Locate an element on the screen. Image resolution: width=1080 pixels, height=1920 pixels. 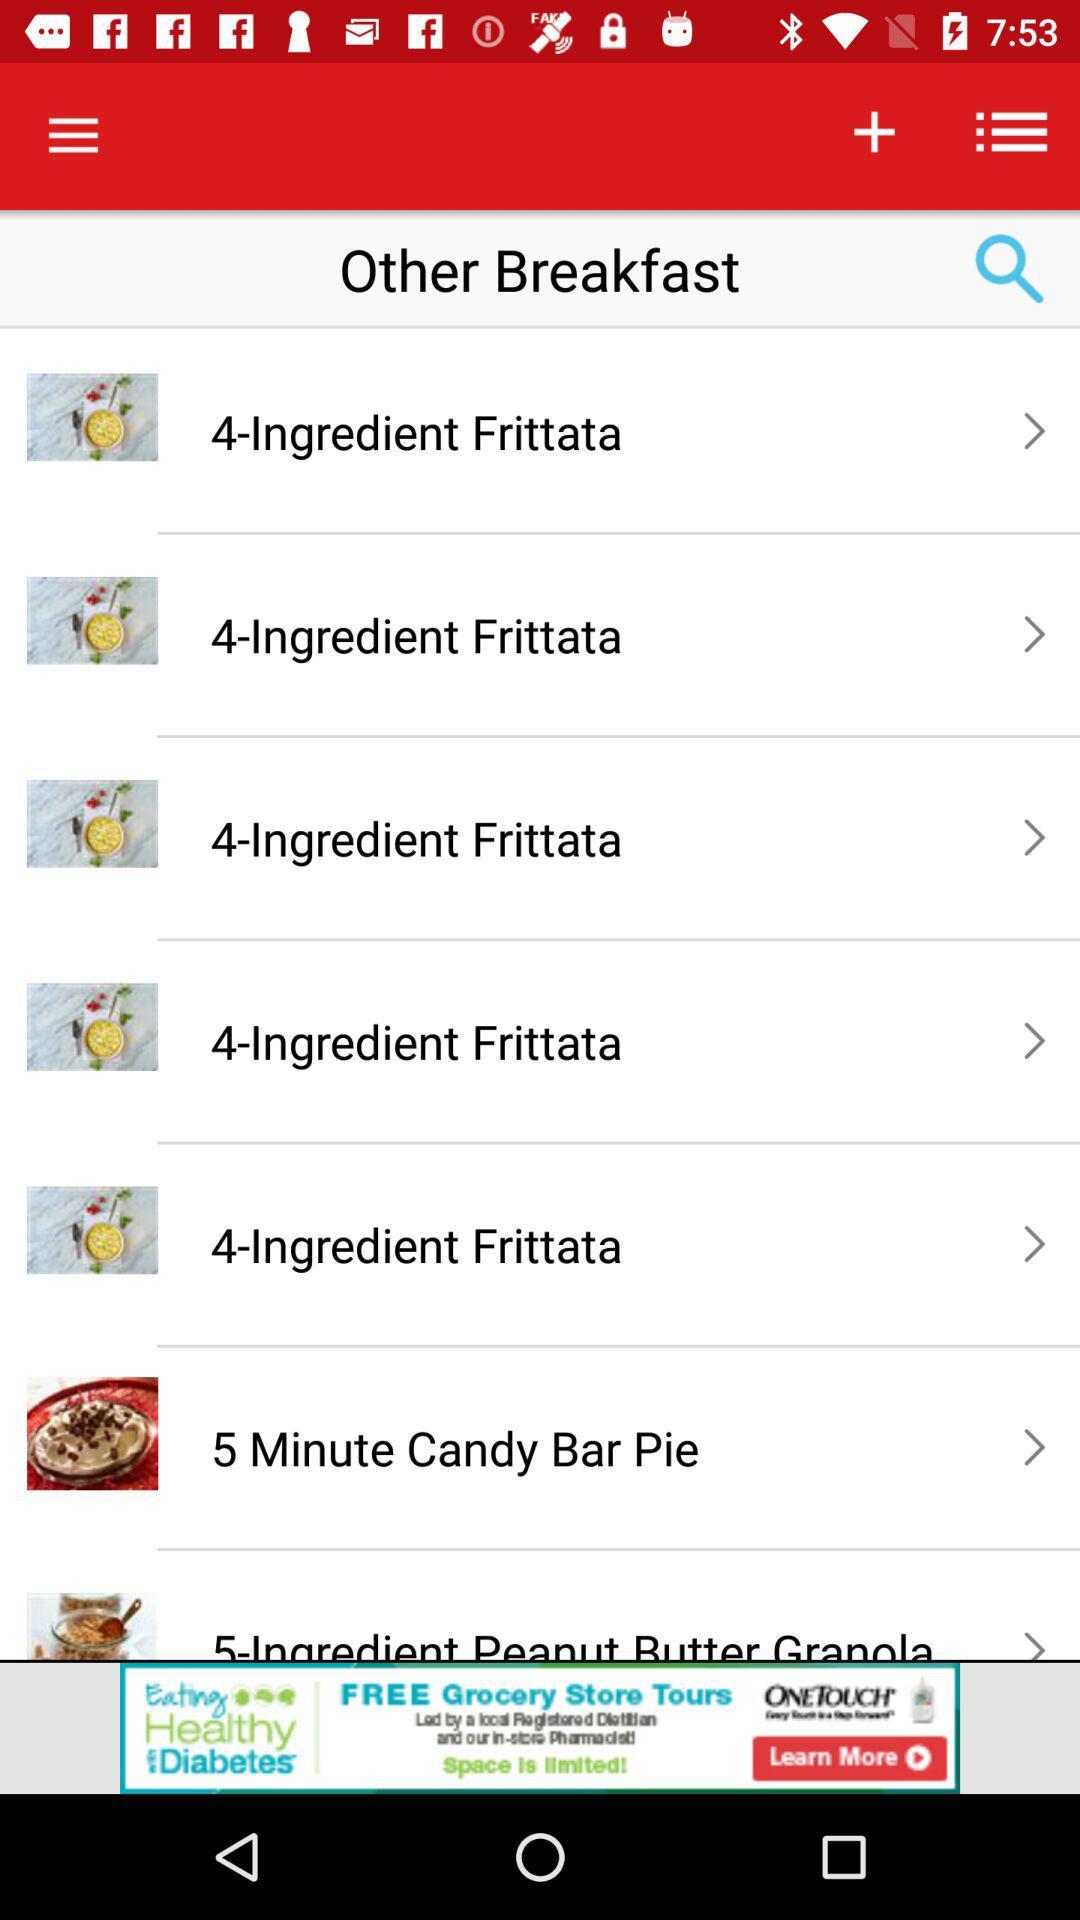
the search icon is located at coordinates (1010, 268).